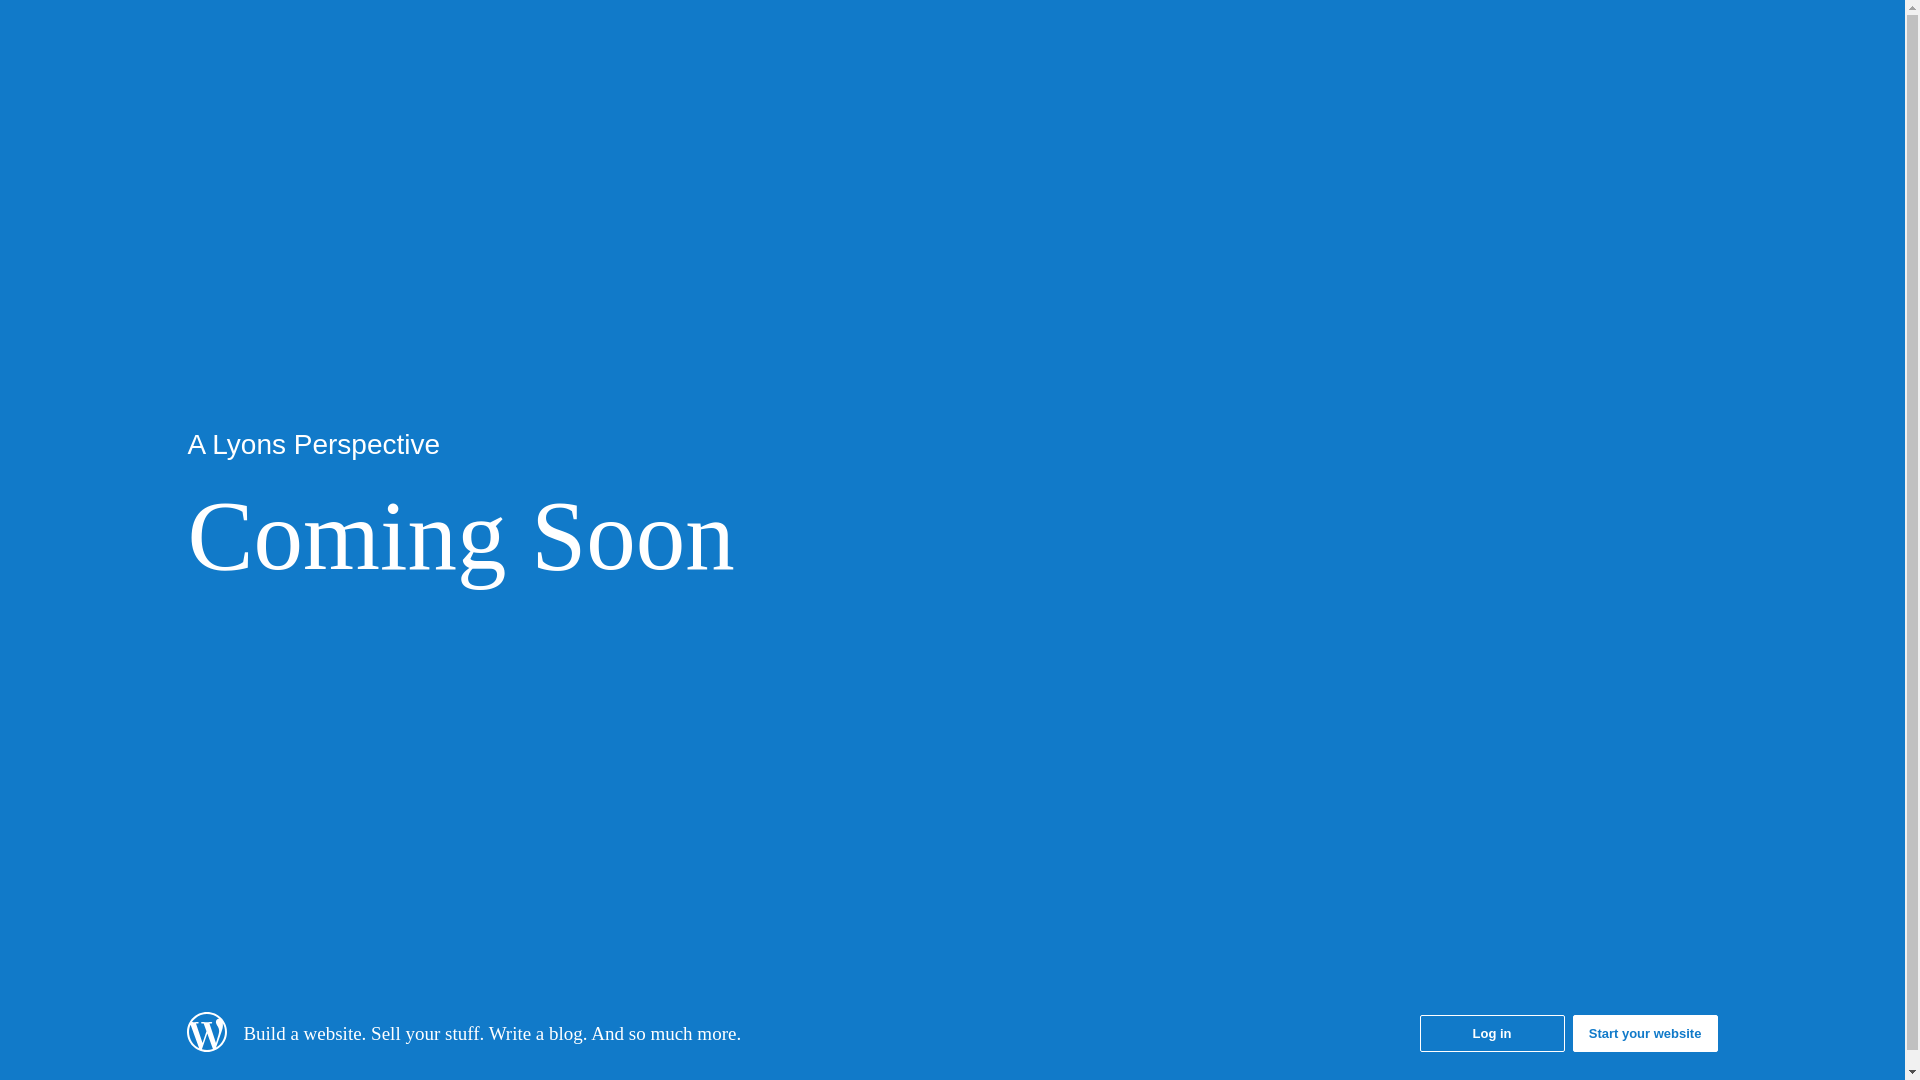 The height and width of the screenshot is (1080, 1920). What do you see at coordinates (1492, 1033) in the screenshot?
I see `'Log in'` at bounding box center [1492, 1033].